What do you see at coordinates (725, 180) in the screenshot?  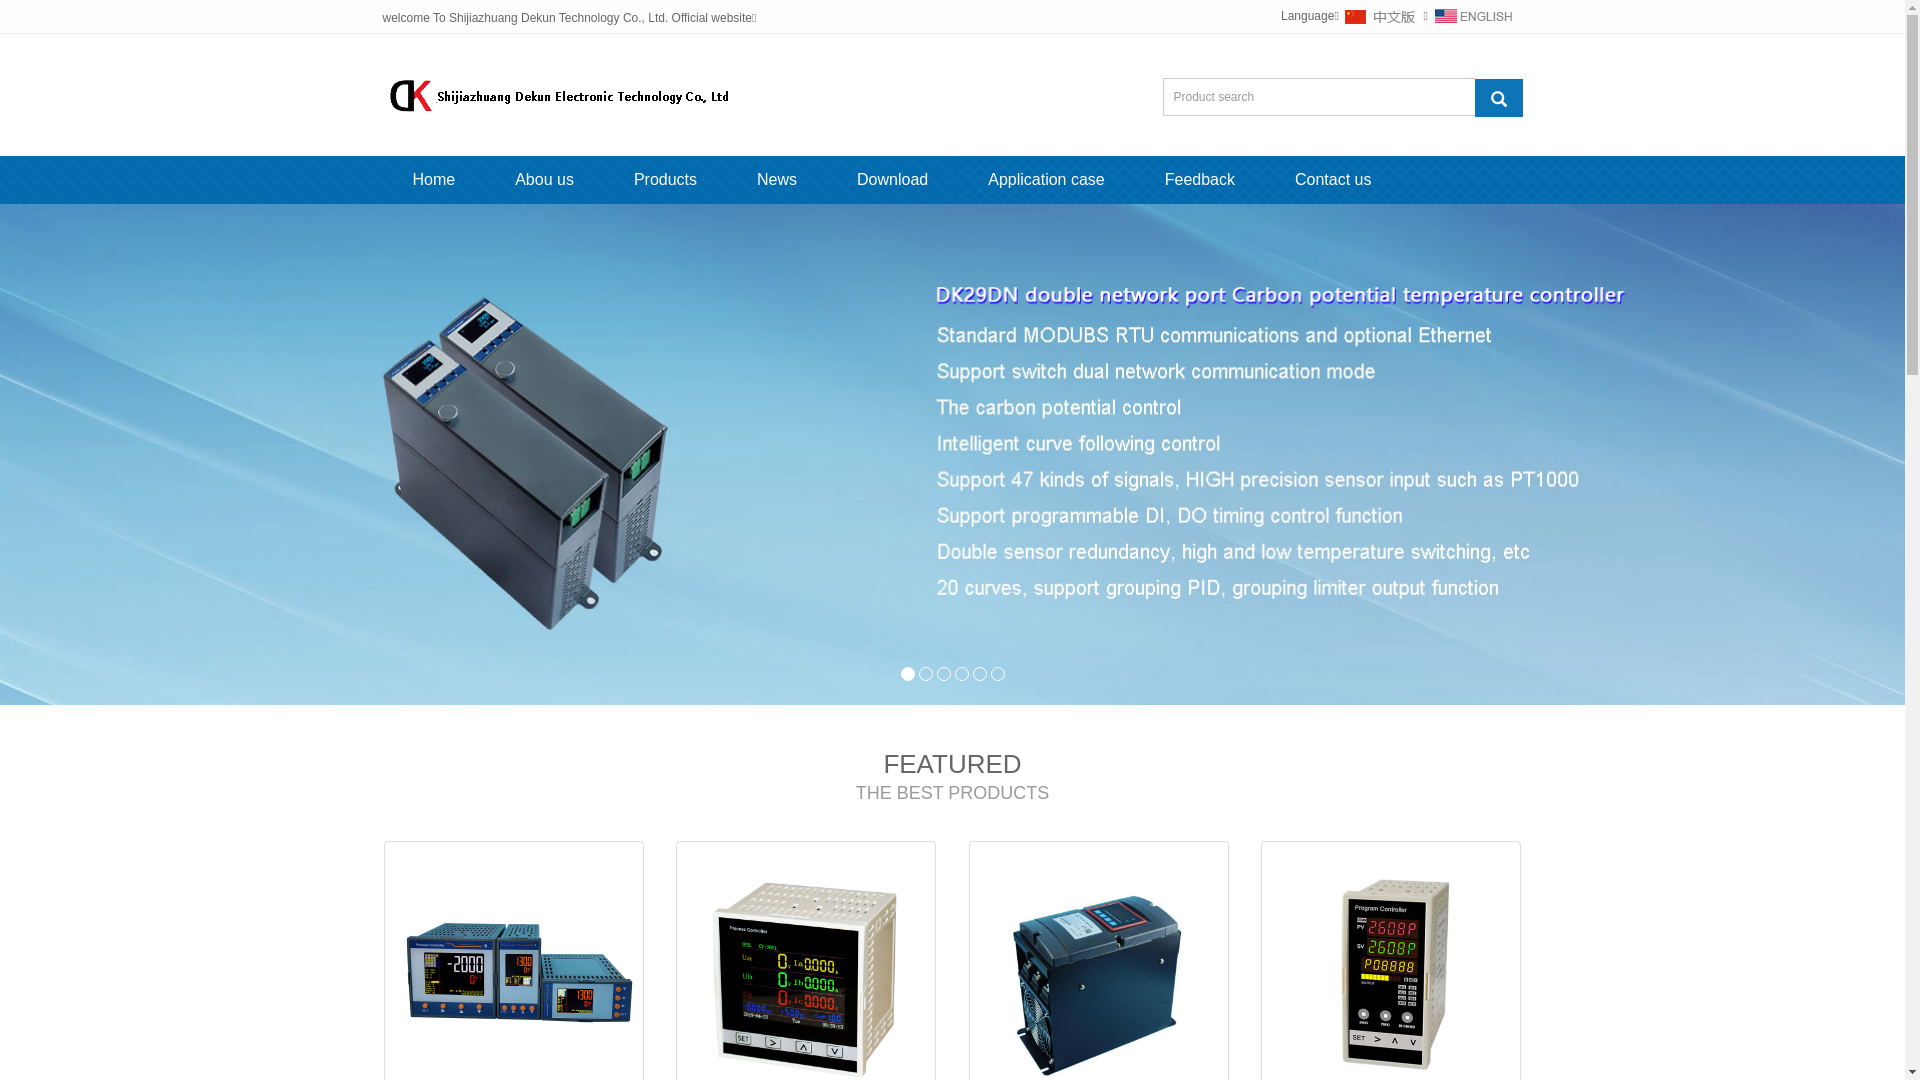 I see `'News'` at bounding box center [725, 180].